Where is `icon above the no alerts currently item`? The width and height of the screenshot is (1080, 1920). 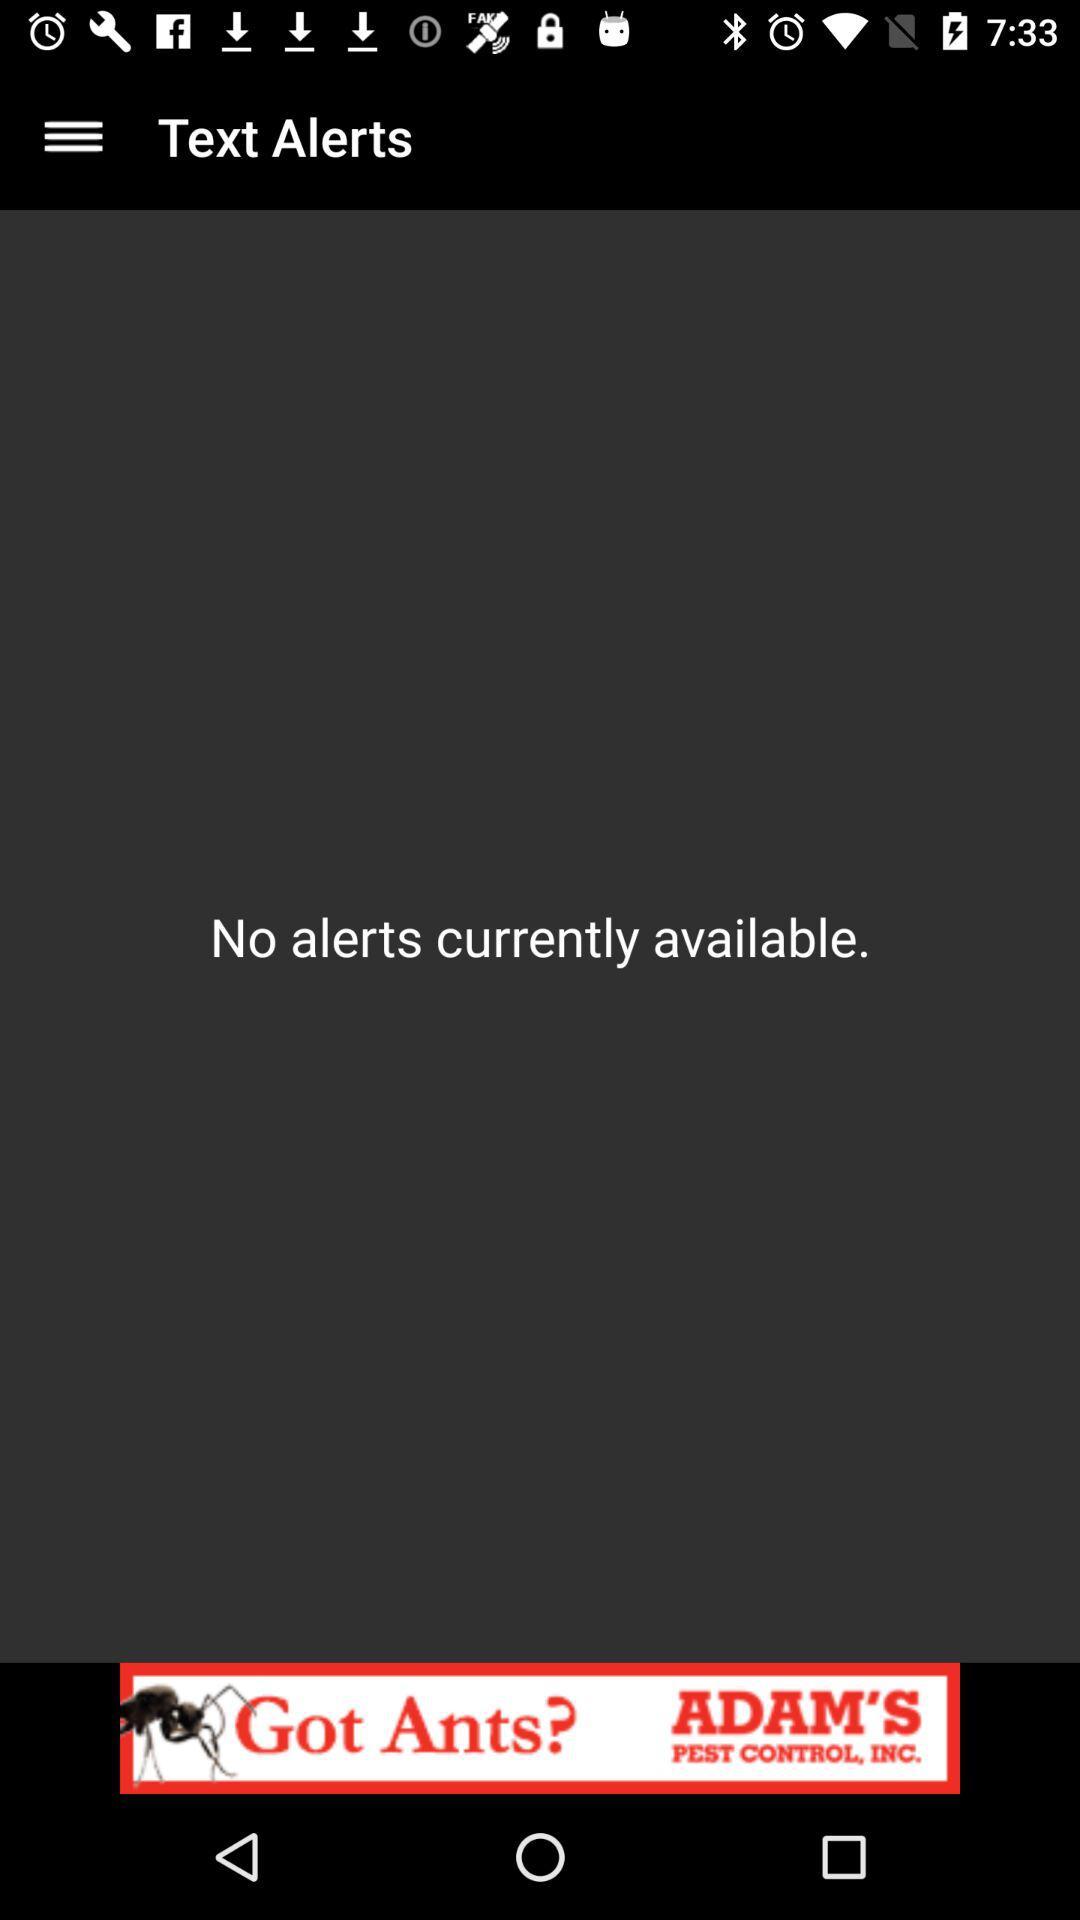
icon above the no alerts currently item is located at coordinates (72, 135).